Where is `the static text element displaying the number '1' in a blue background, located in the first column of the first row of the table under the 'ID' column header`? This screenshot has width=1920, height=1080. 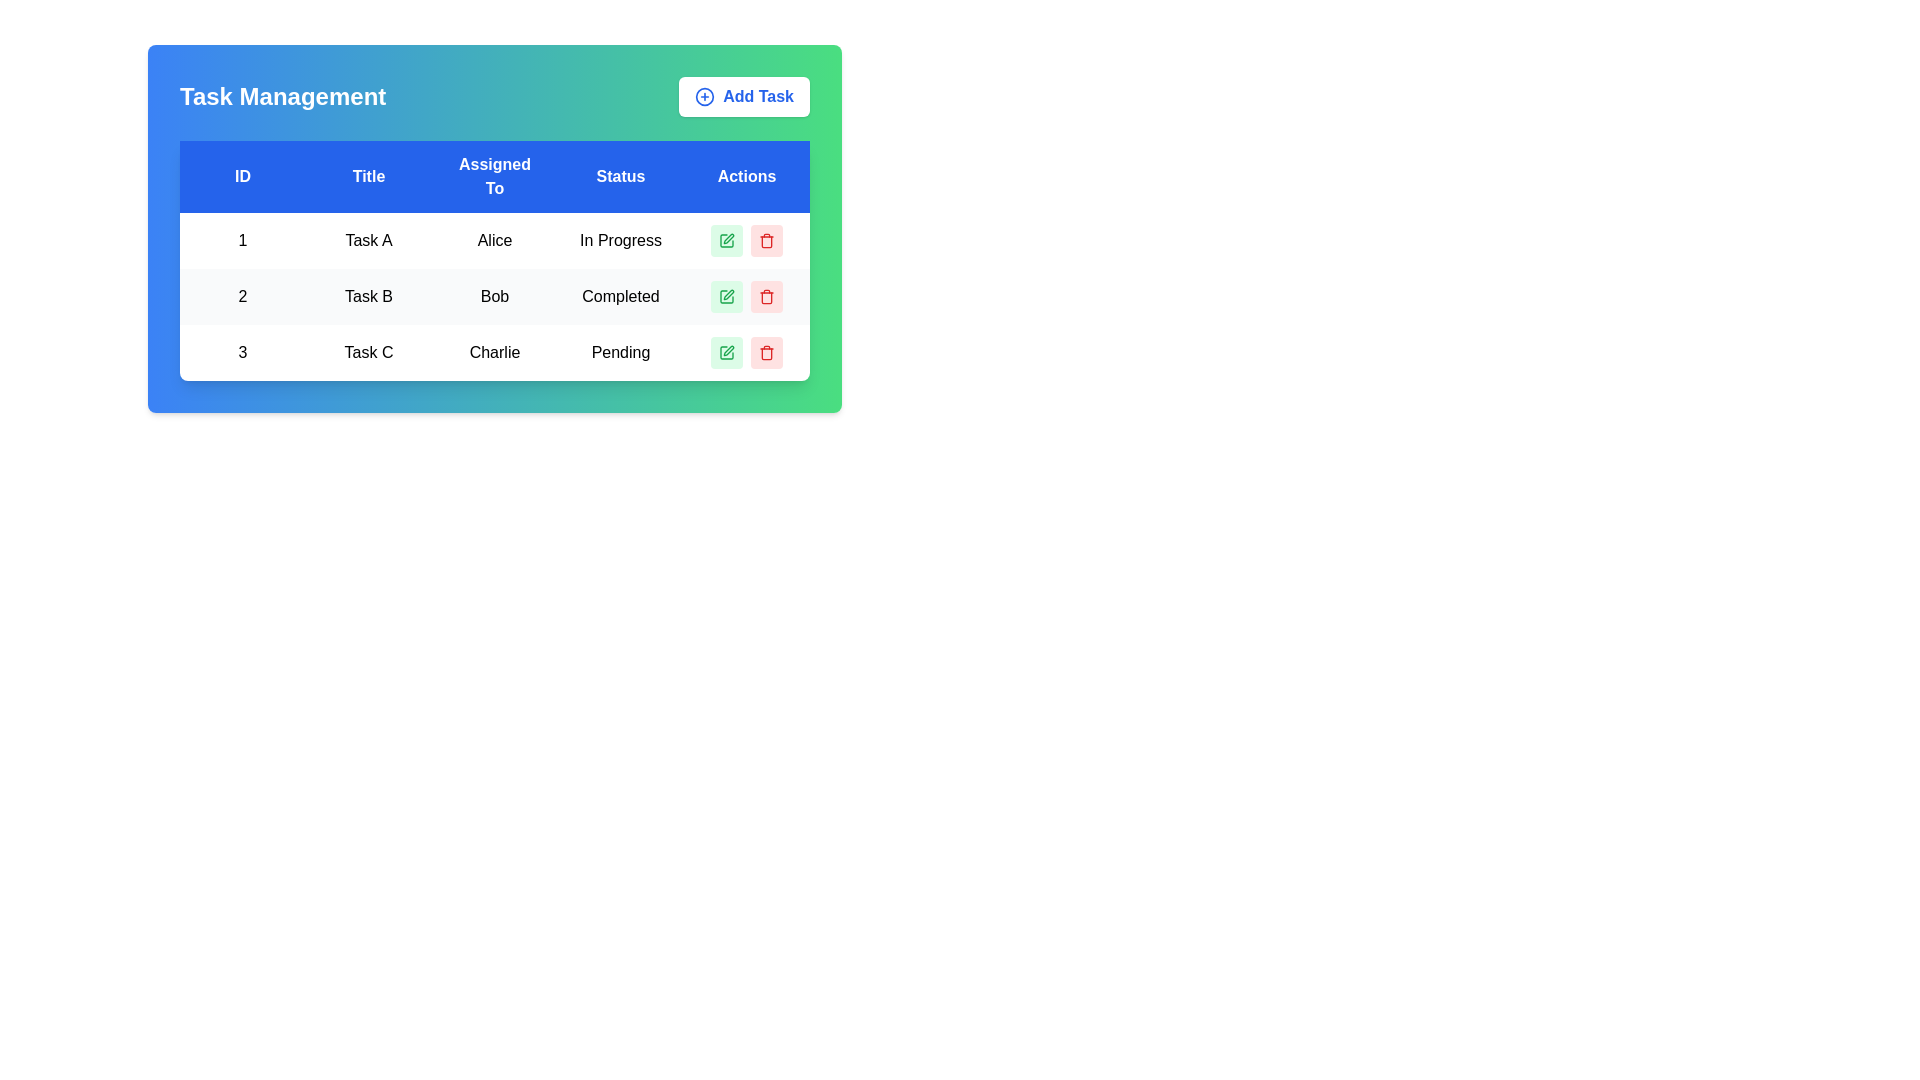
the static text element displaying the number '1' in a blue background, located in the first column of the first row of the table under the 'ID' column header is located at coordinates (242, 239).